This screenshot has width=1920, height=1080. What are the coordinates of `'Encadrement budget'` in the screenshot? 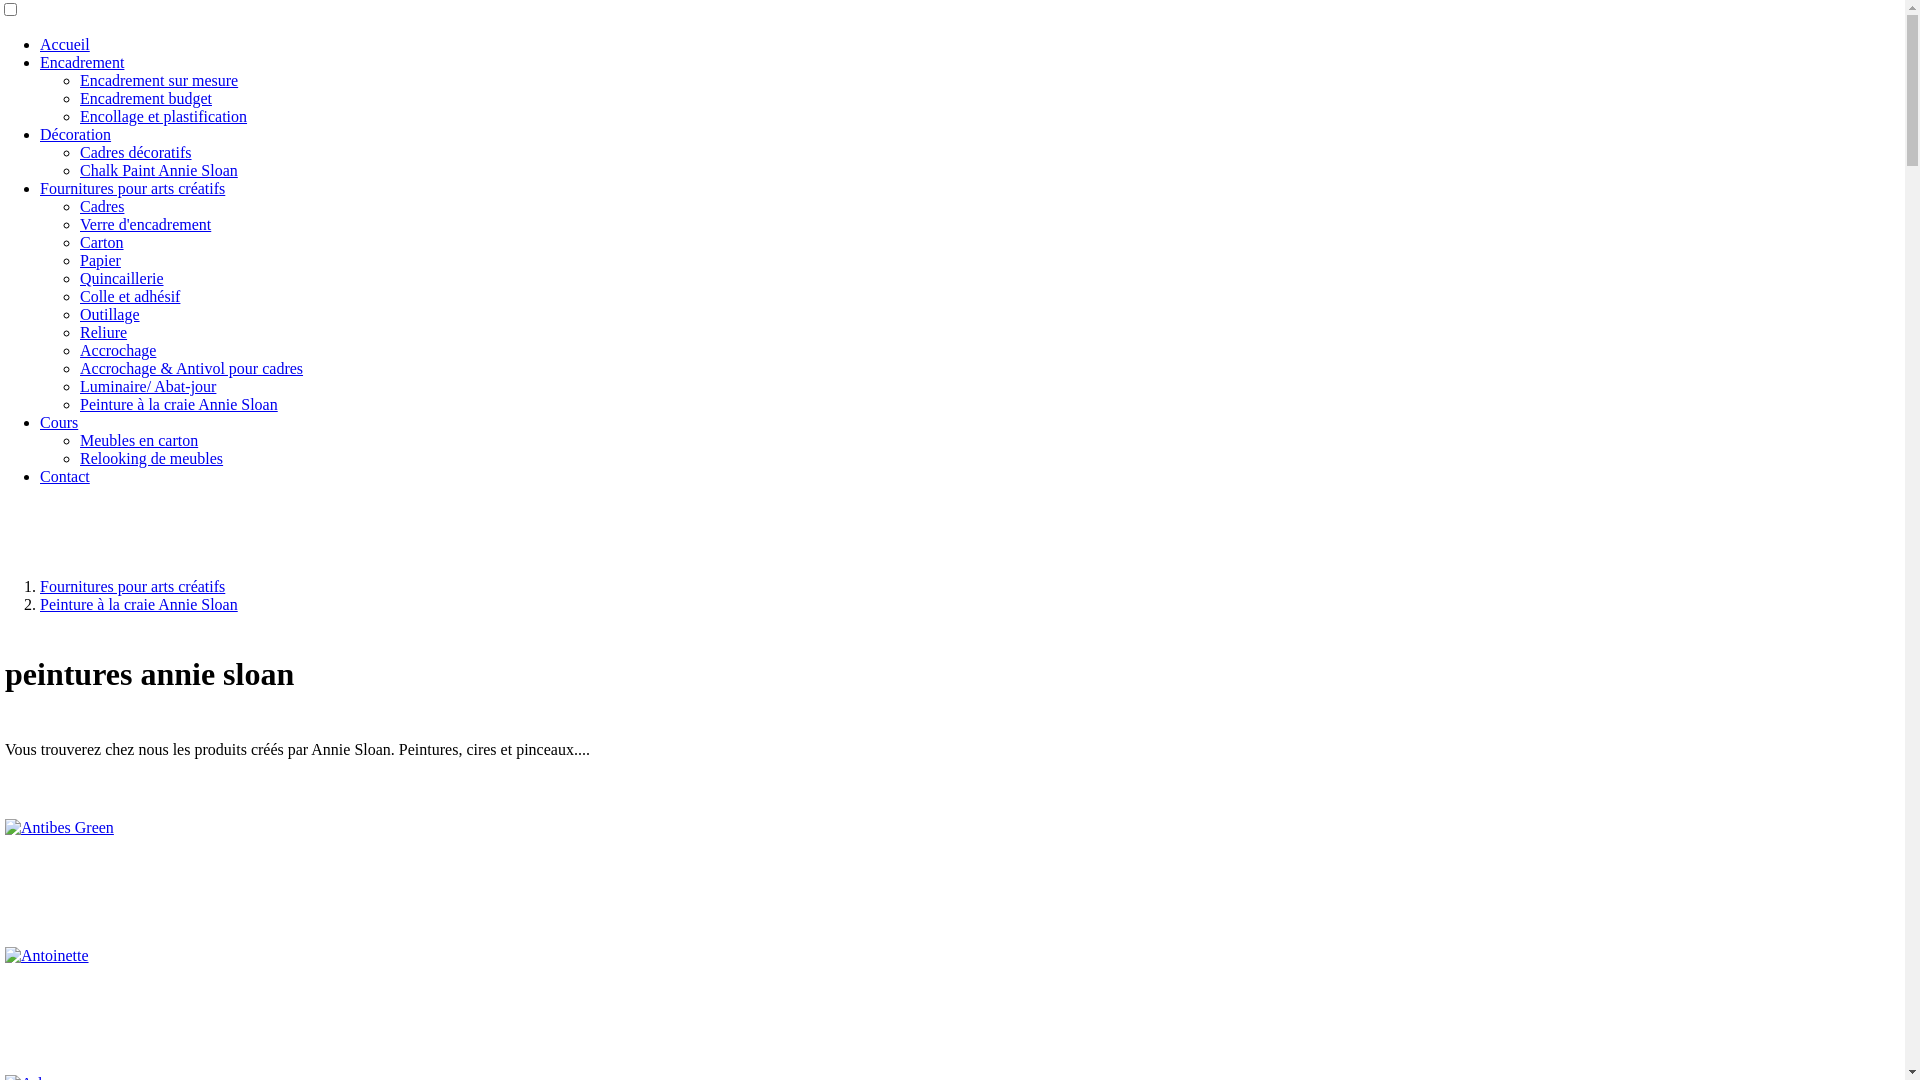 It's located at (144, 98).